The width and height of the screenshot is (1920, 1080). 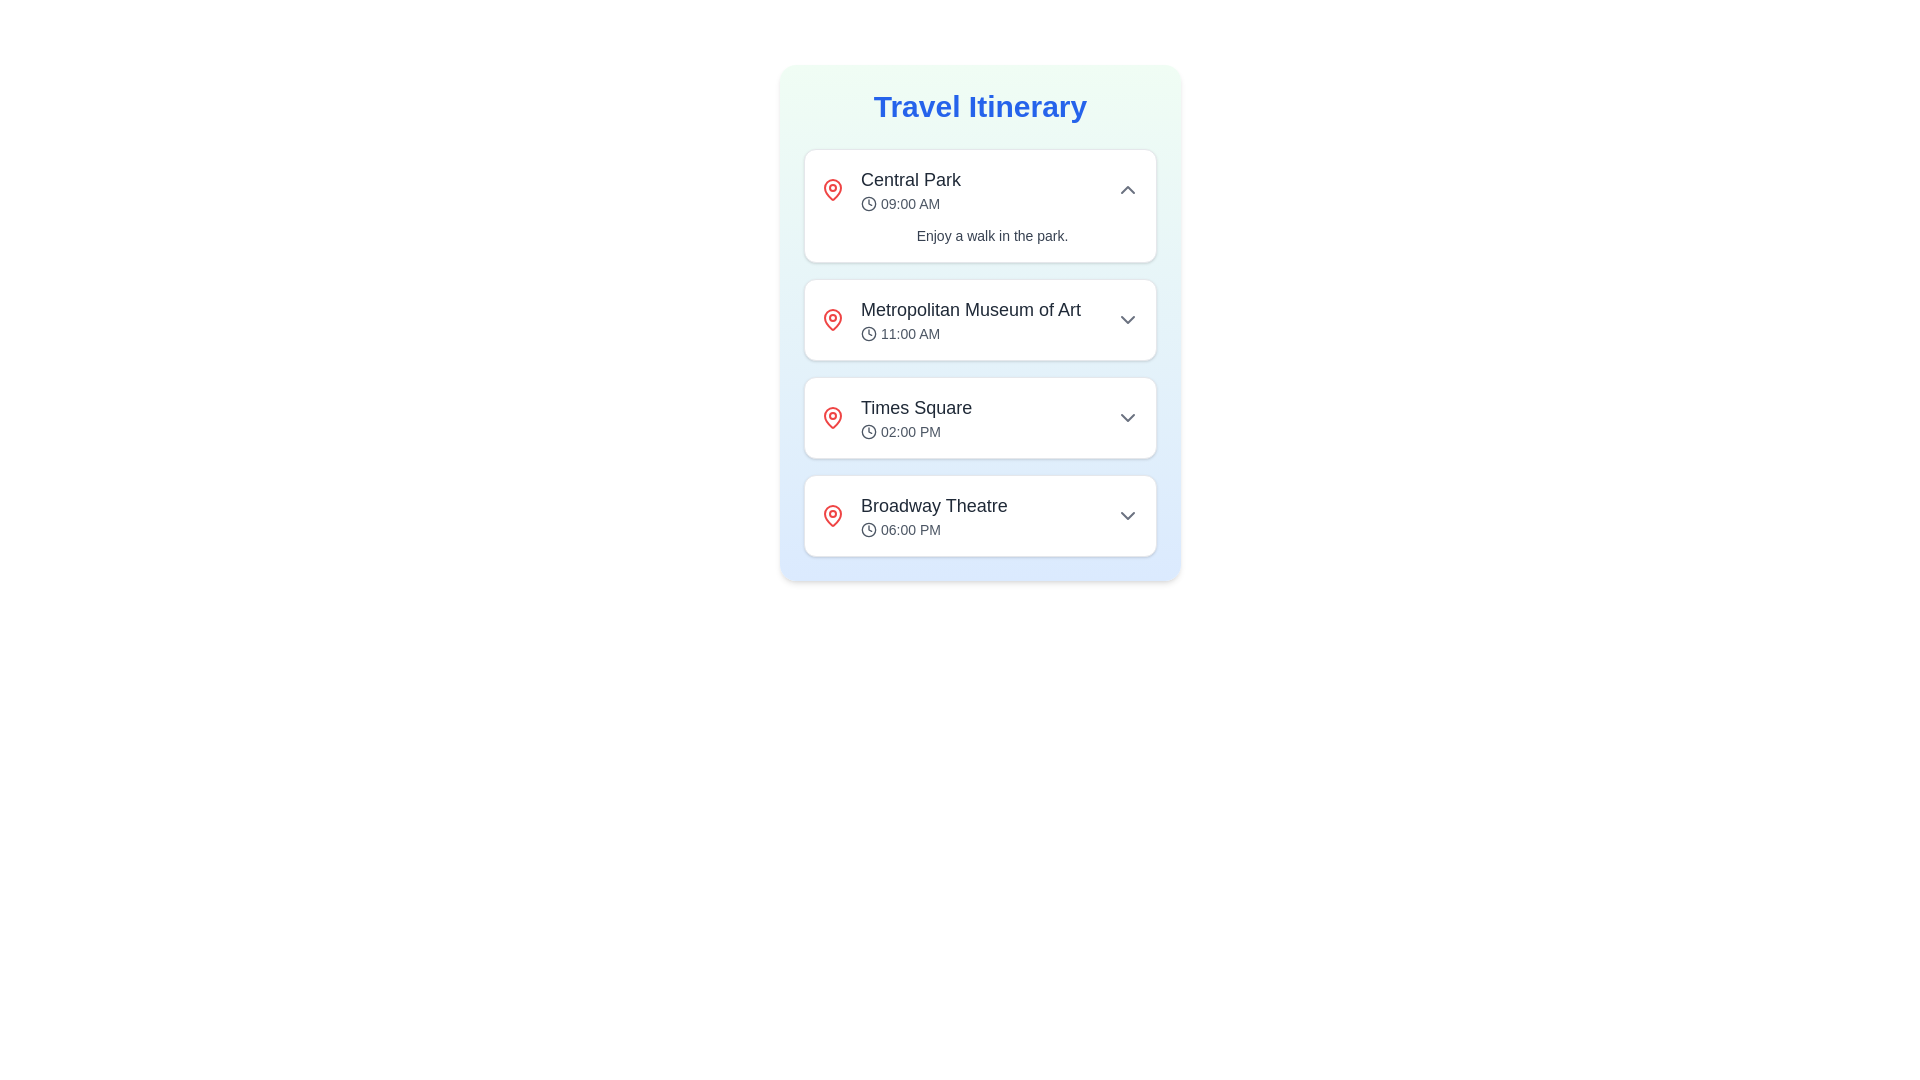 I want to click on the descriptive text element located directly beneath the 'Central Park' and '09:00 AM' text within the white rounded block in the first position of a vertical list, so click(x=980, y=234).